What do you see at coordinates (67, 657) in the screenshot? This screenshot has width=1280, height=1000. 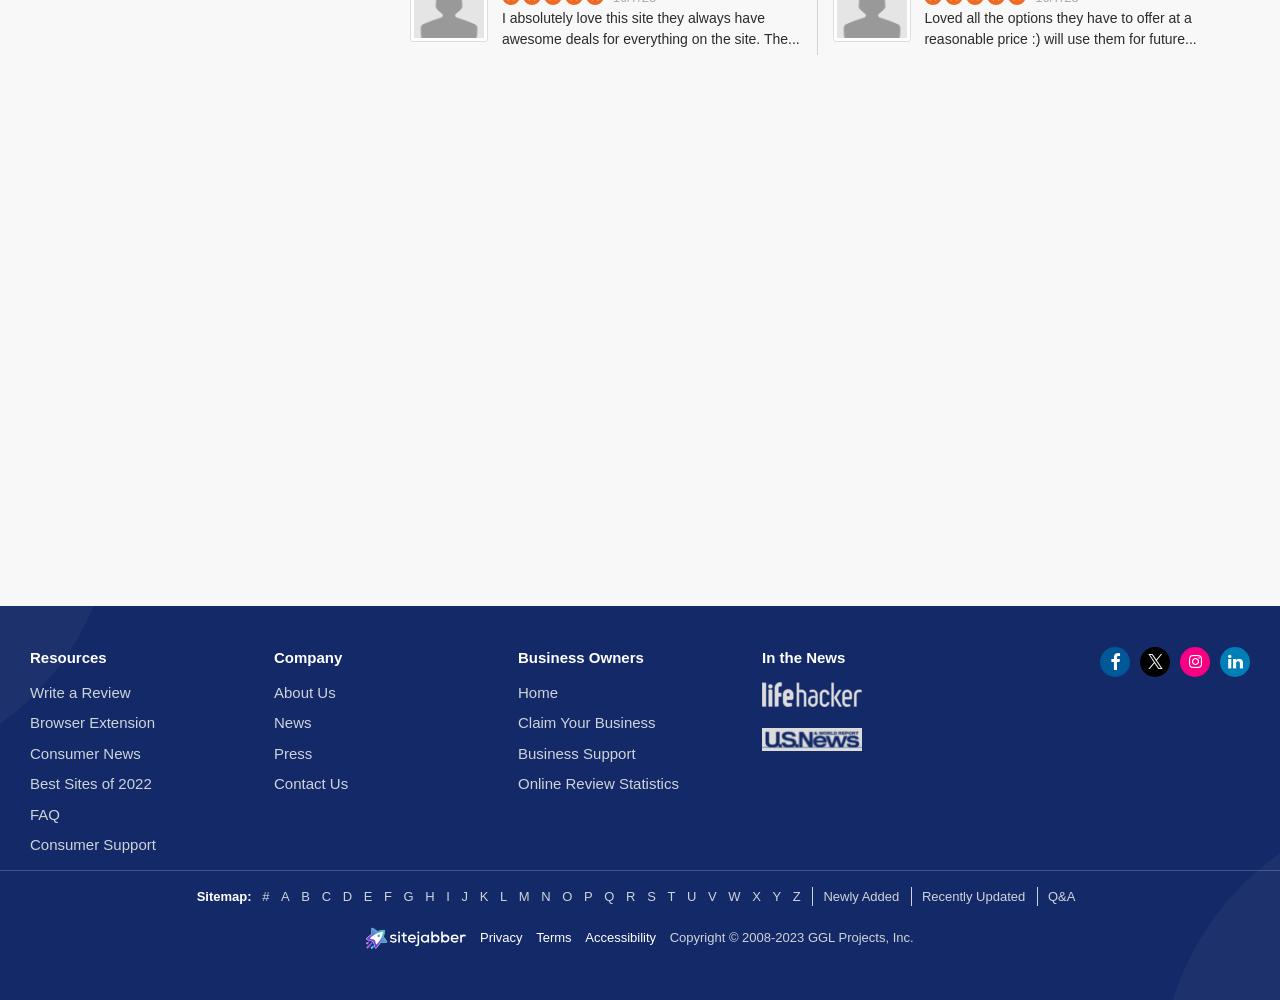 I see `'Resources'` at bounding box center [67, 657].